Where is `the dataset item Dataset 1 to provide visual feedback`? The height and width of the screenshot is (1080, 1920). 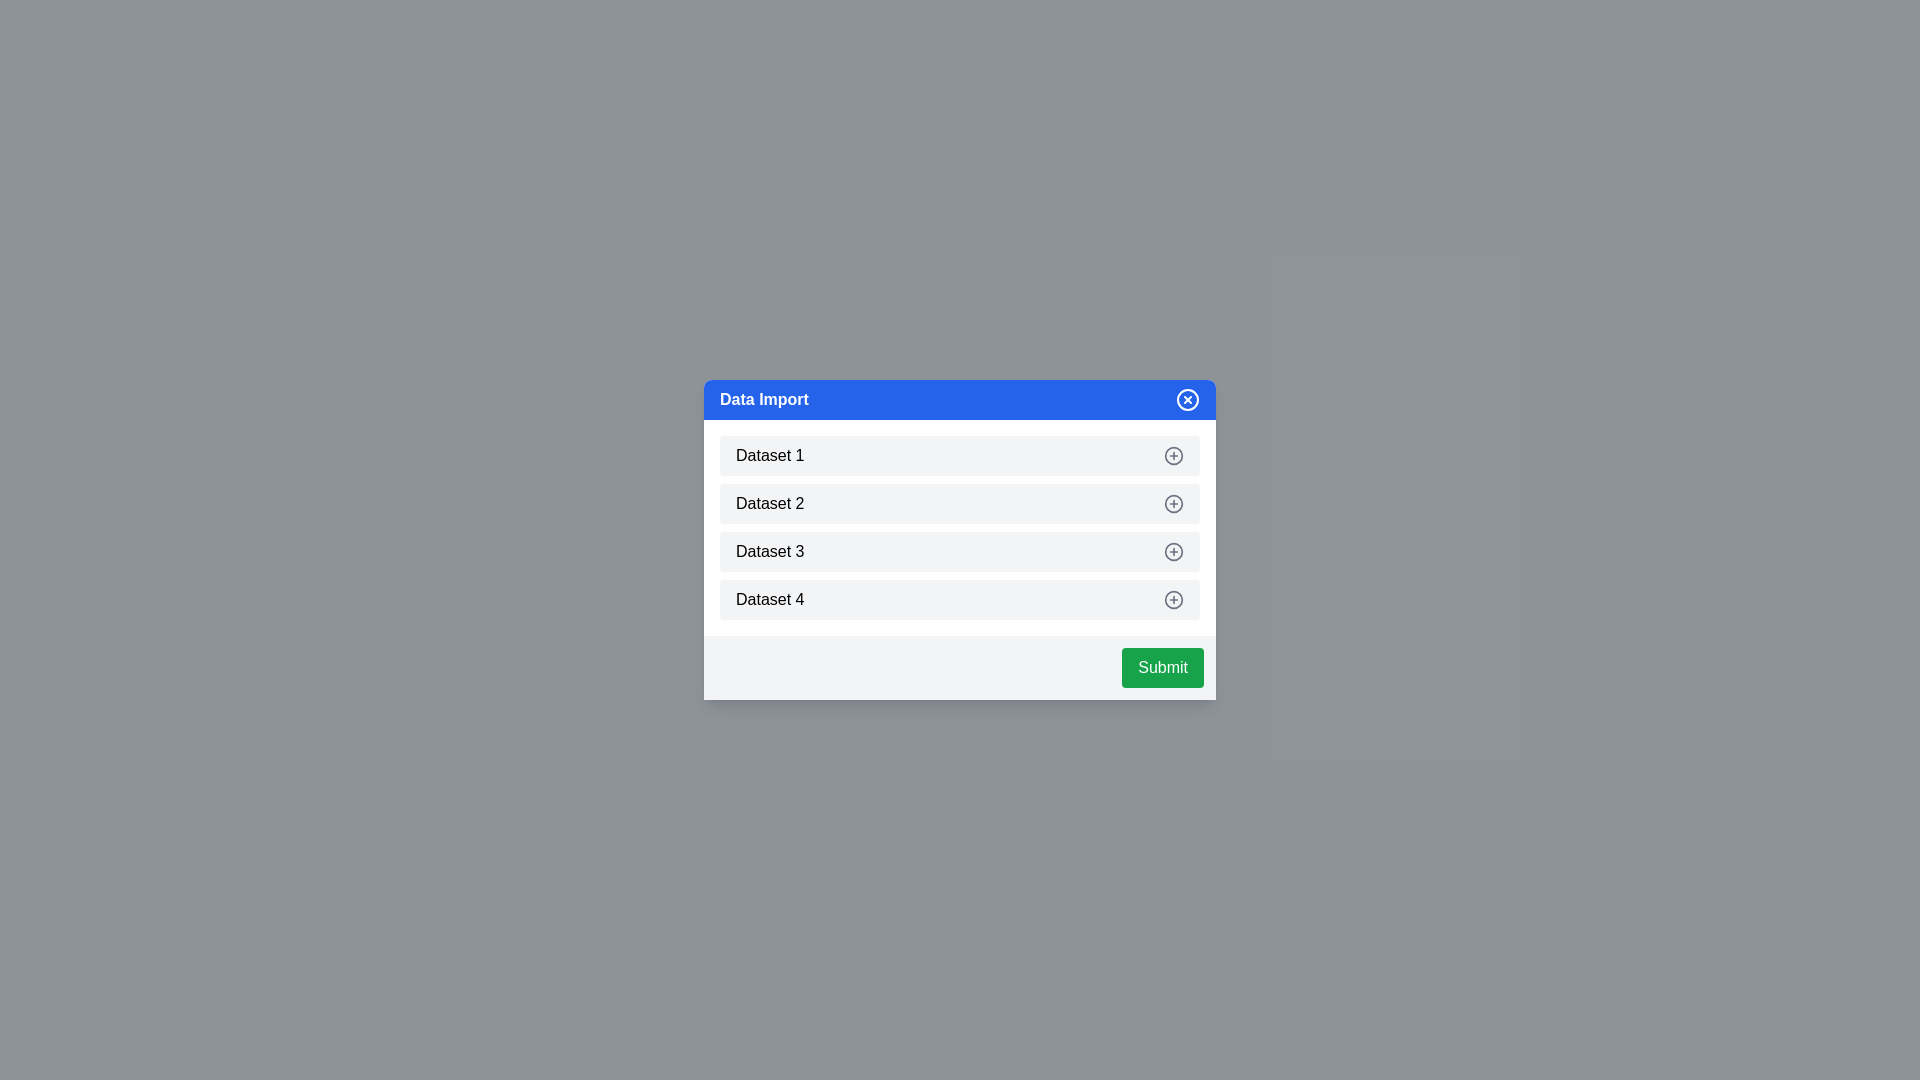 the dataset item Dataset 1 to provide visual feedback is located at coordinates (960, 455).